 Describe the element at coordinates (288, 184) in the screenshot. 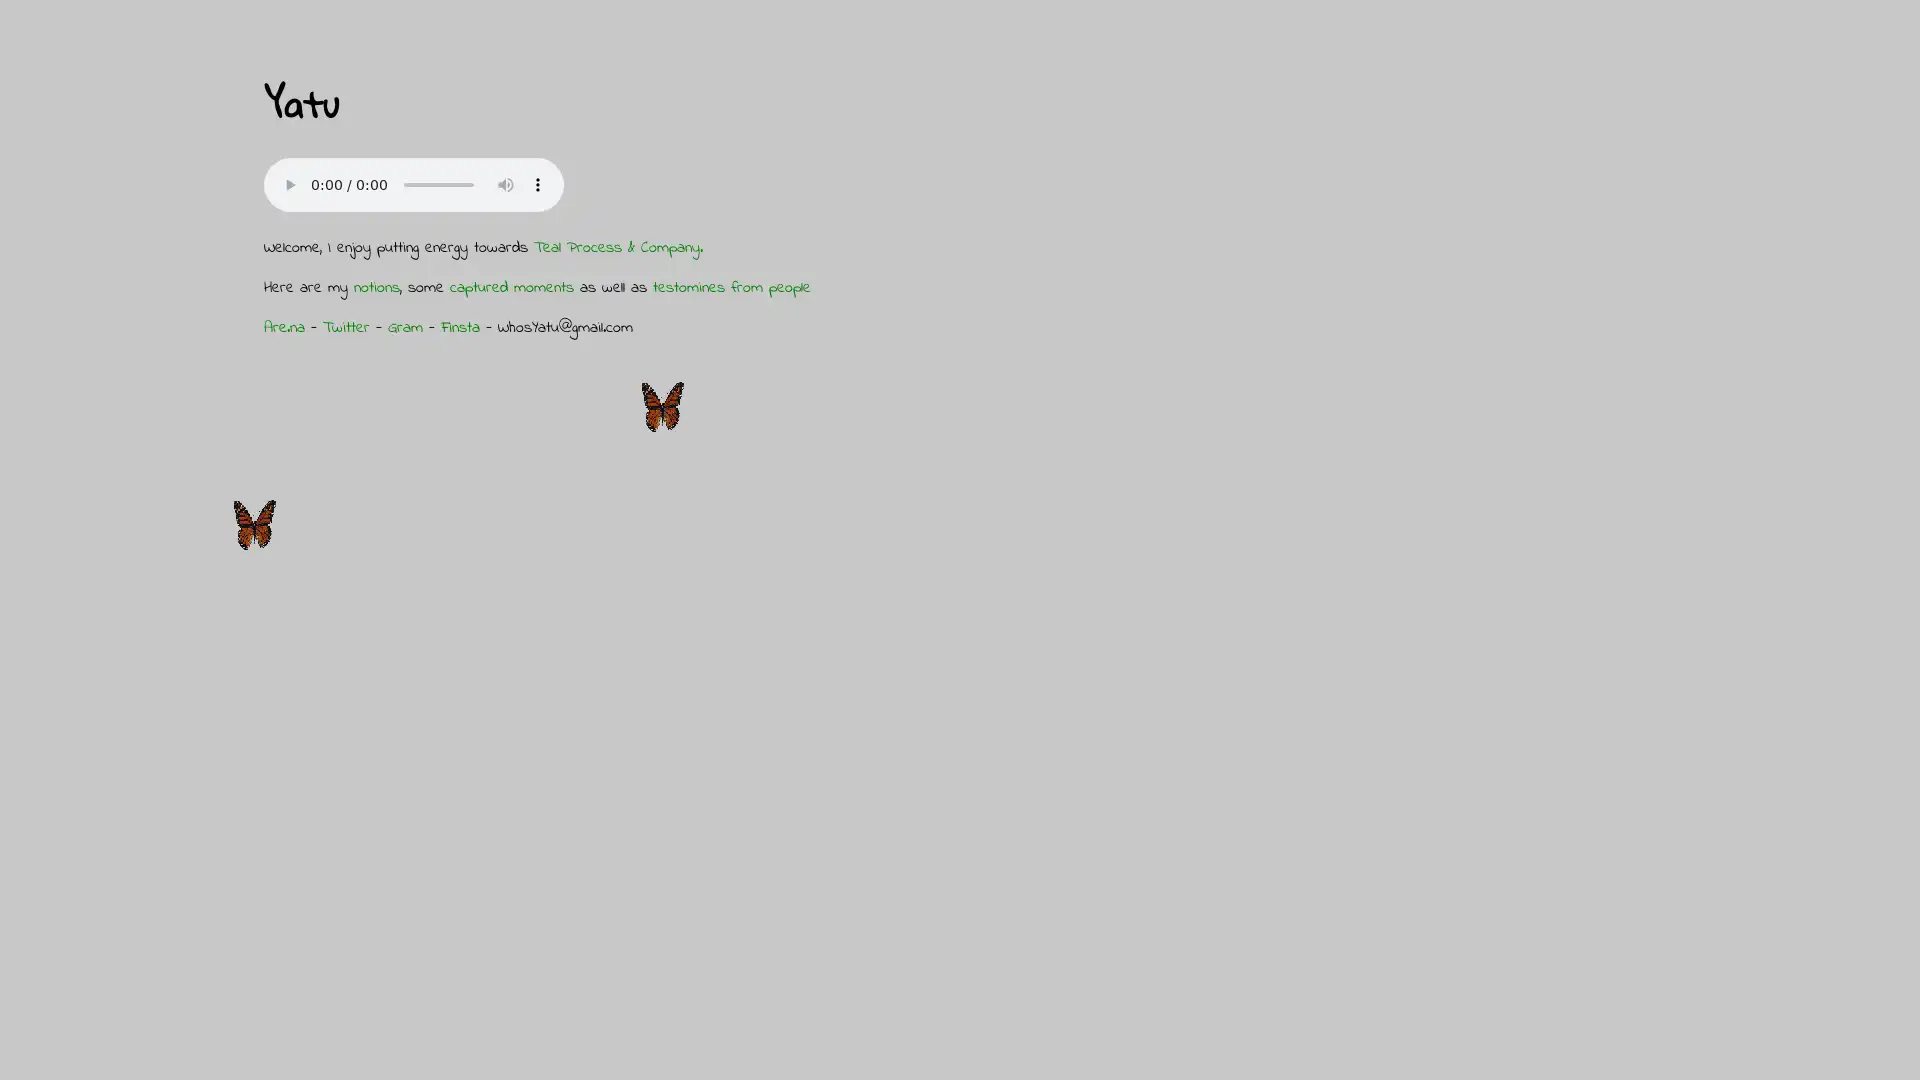

I see `play` at that location.